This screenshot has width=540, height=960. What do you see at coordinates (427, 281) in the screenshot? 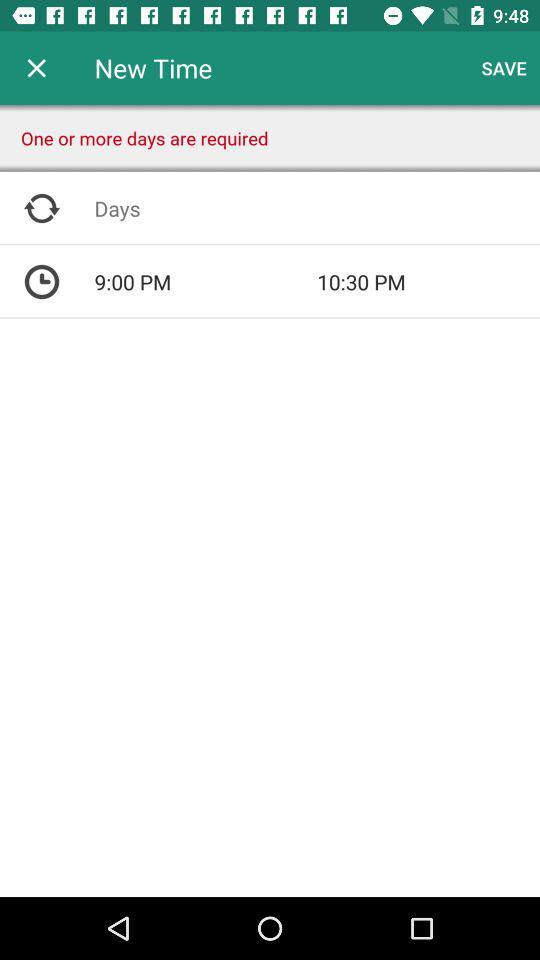
I see `10:30 pm` at bounding box center [427, 281].